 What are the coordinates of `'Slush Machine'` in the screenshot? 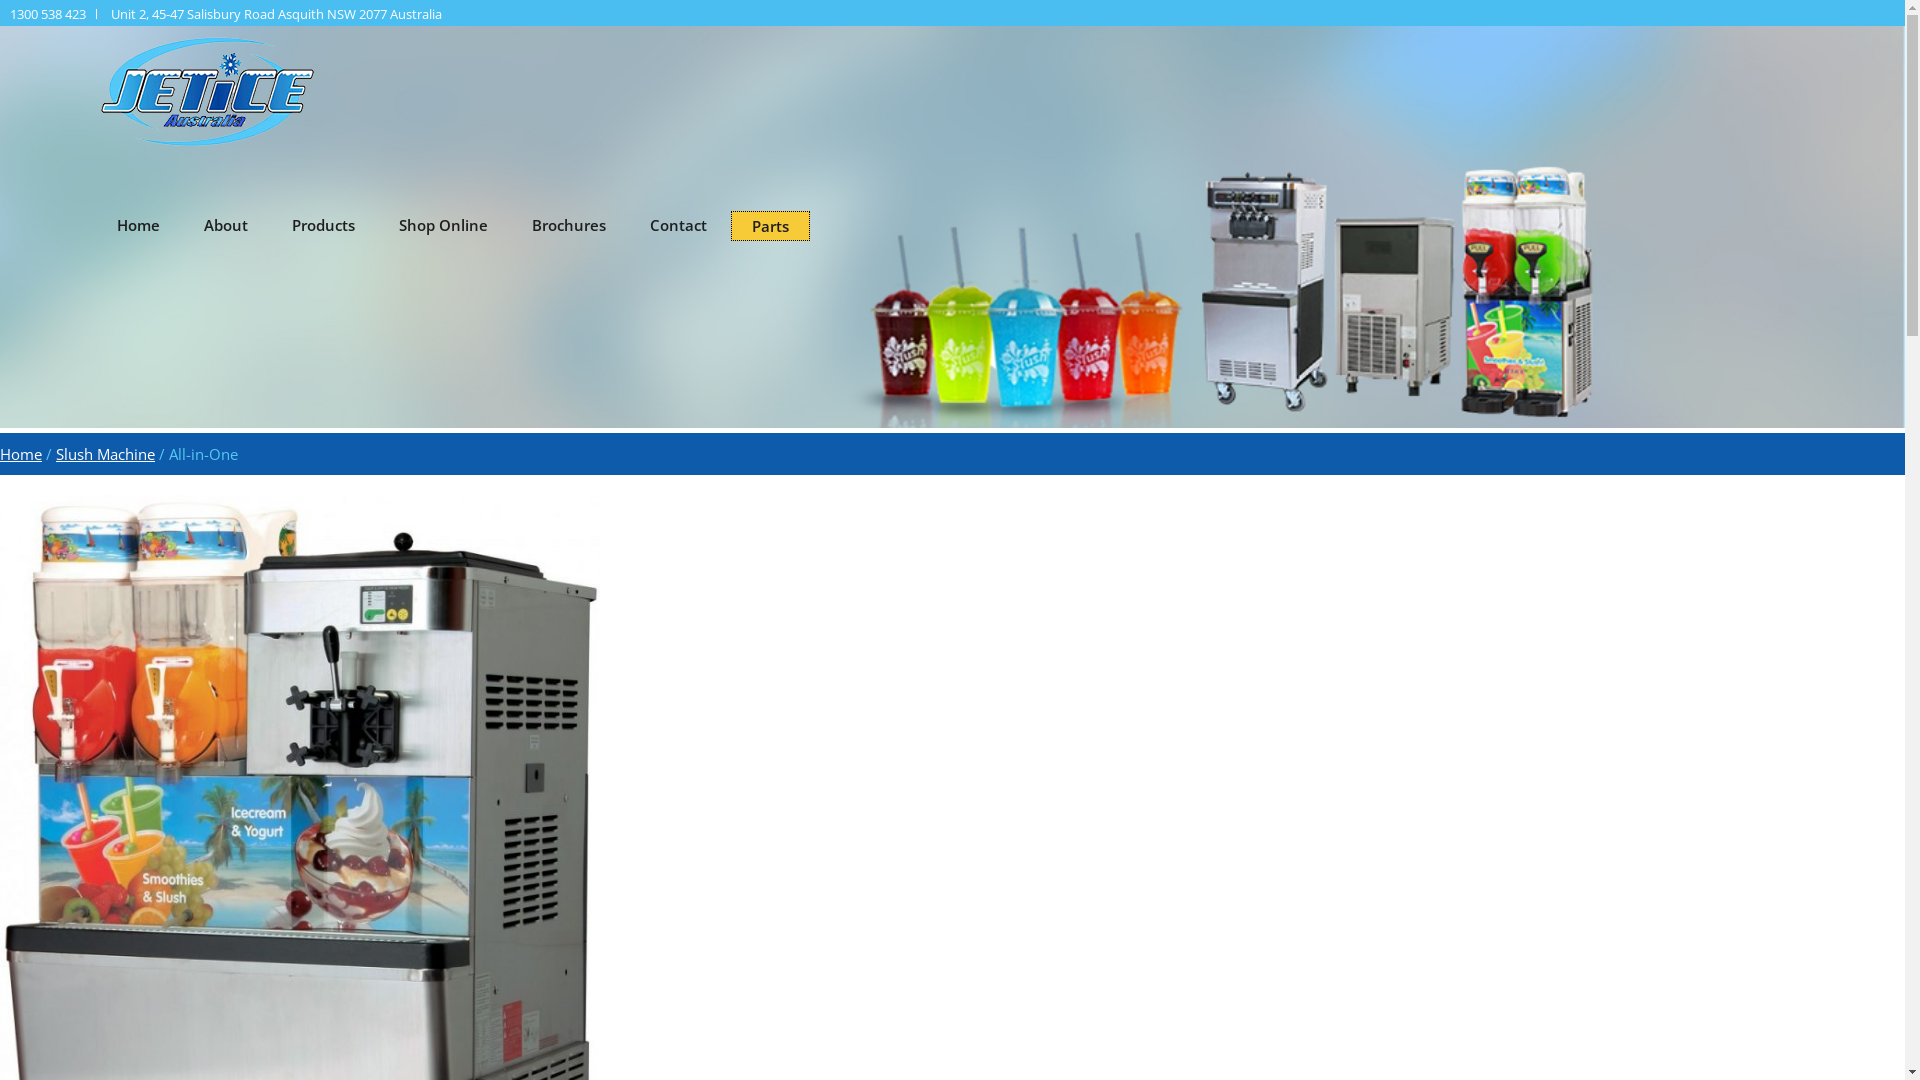 It's located at (56, 454).